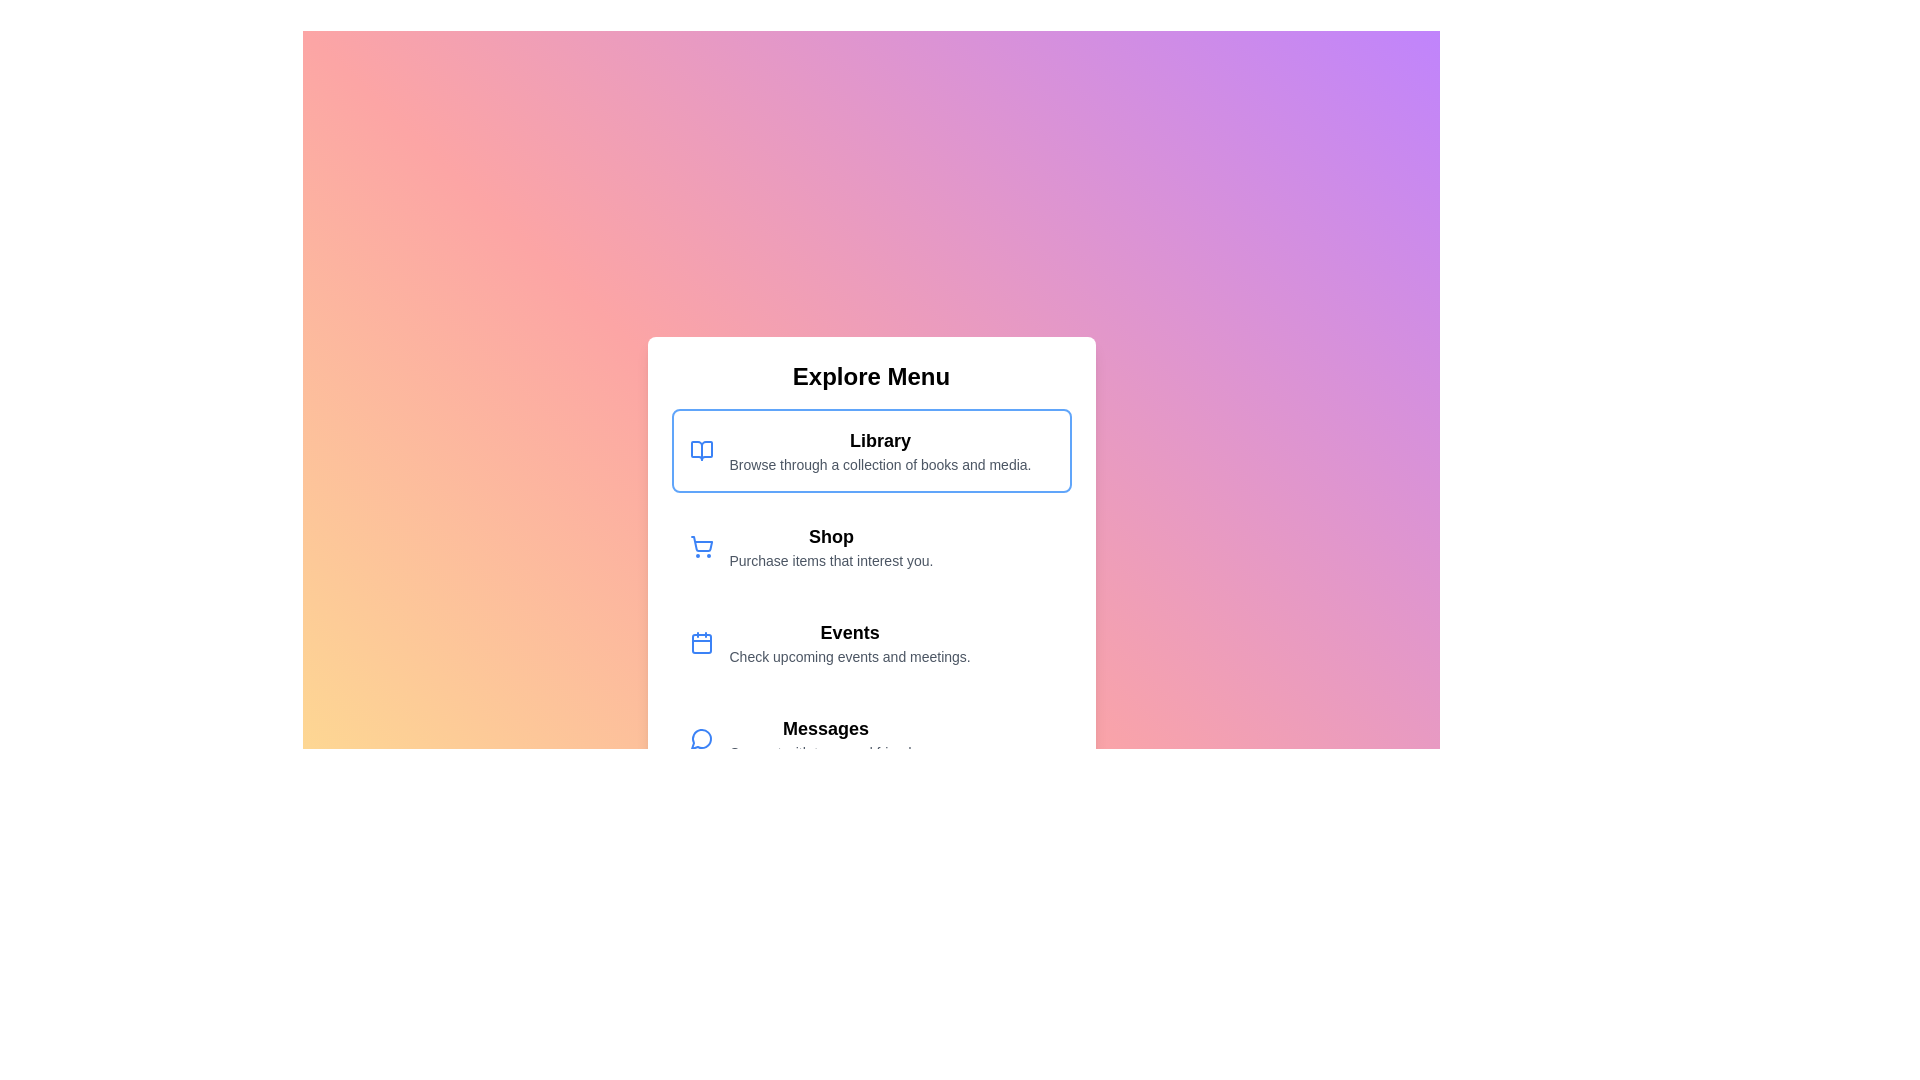 This screenshot has width=1920, height=1080. I want to click on the menu option Shop to observe its hover effect, so click(871, 547).